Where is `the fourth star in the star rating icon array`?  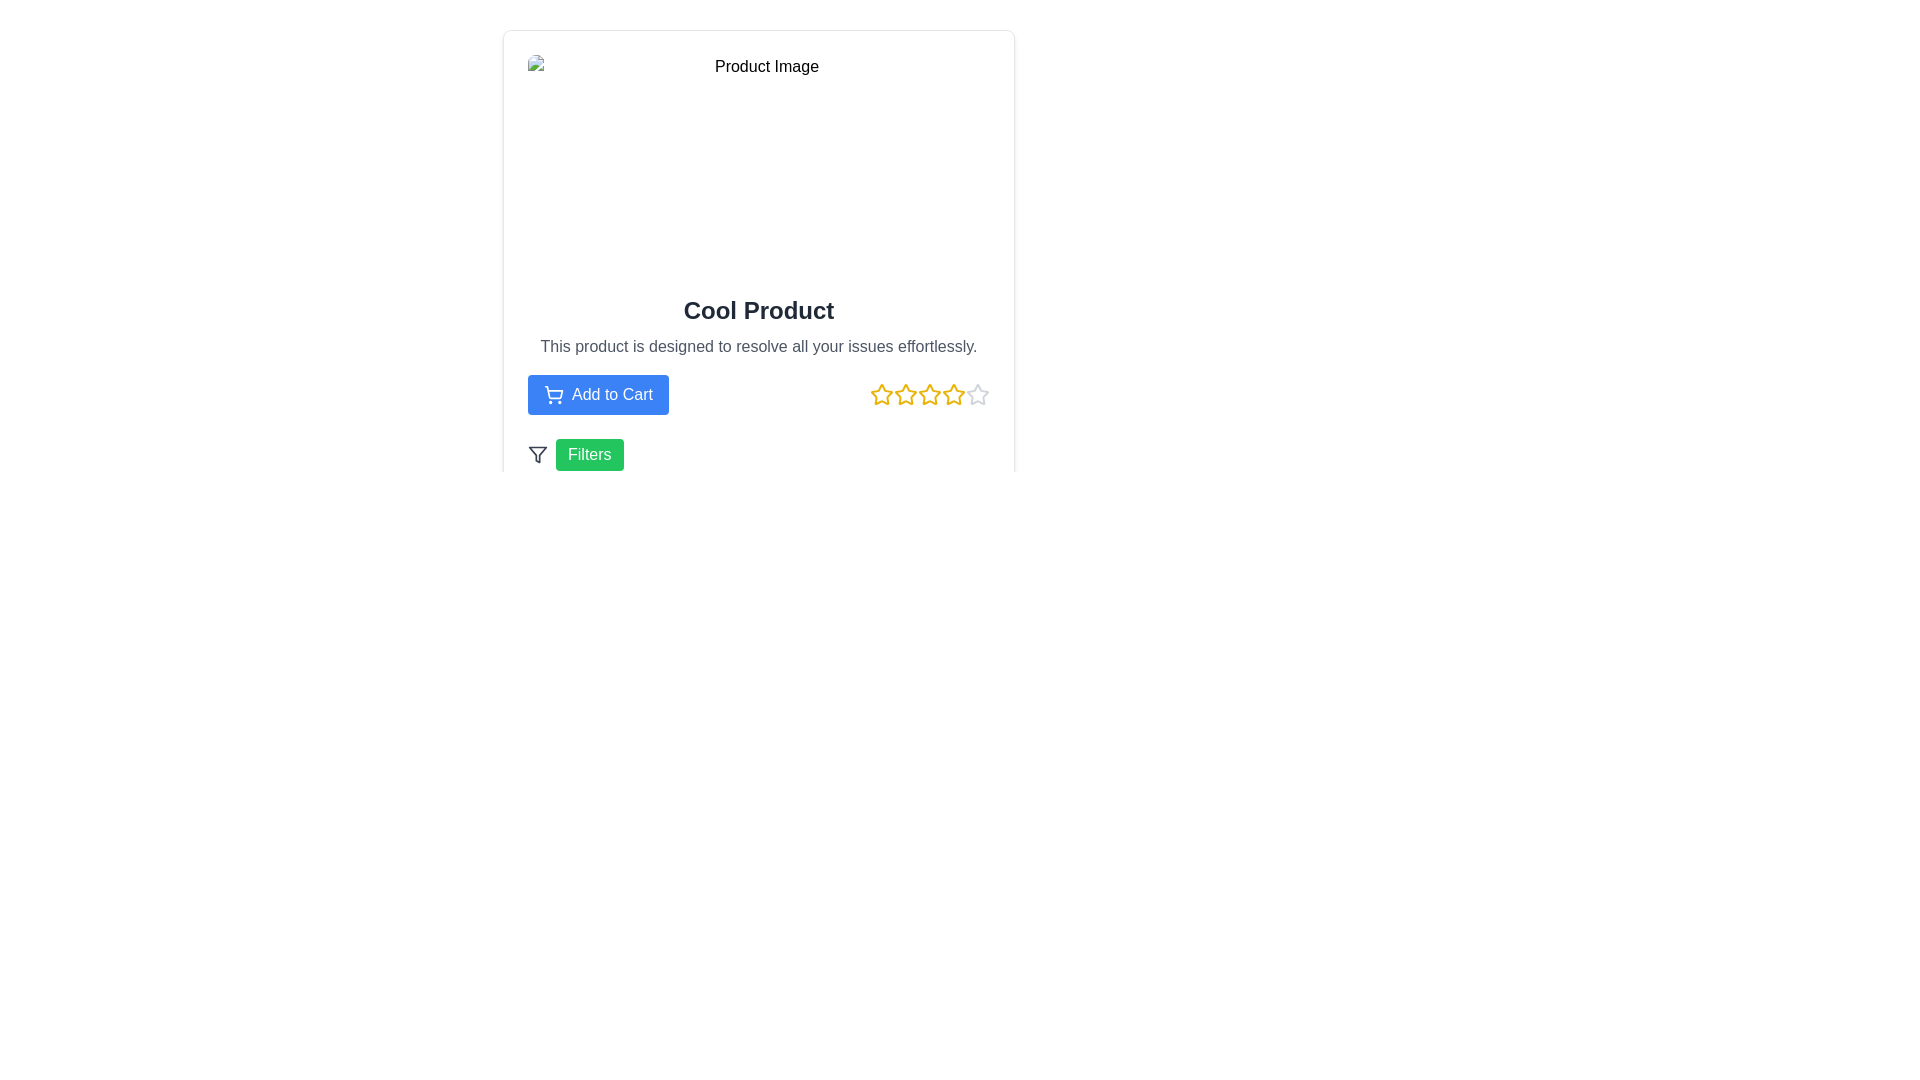
the fourth star in the star rating icon array is located at coordinates (953, 394).